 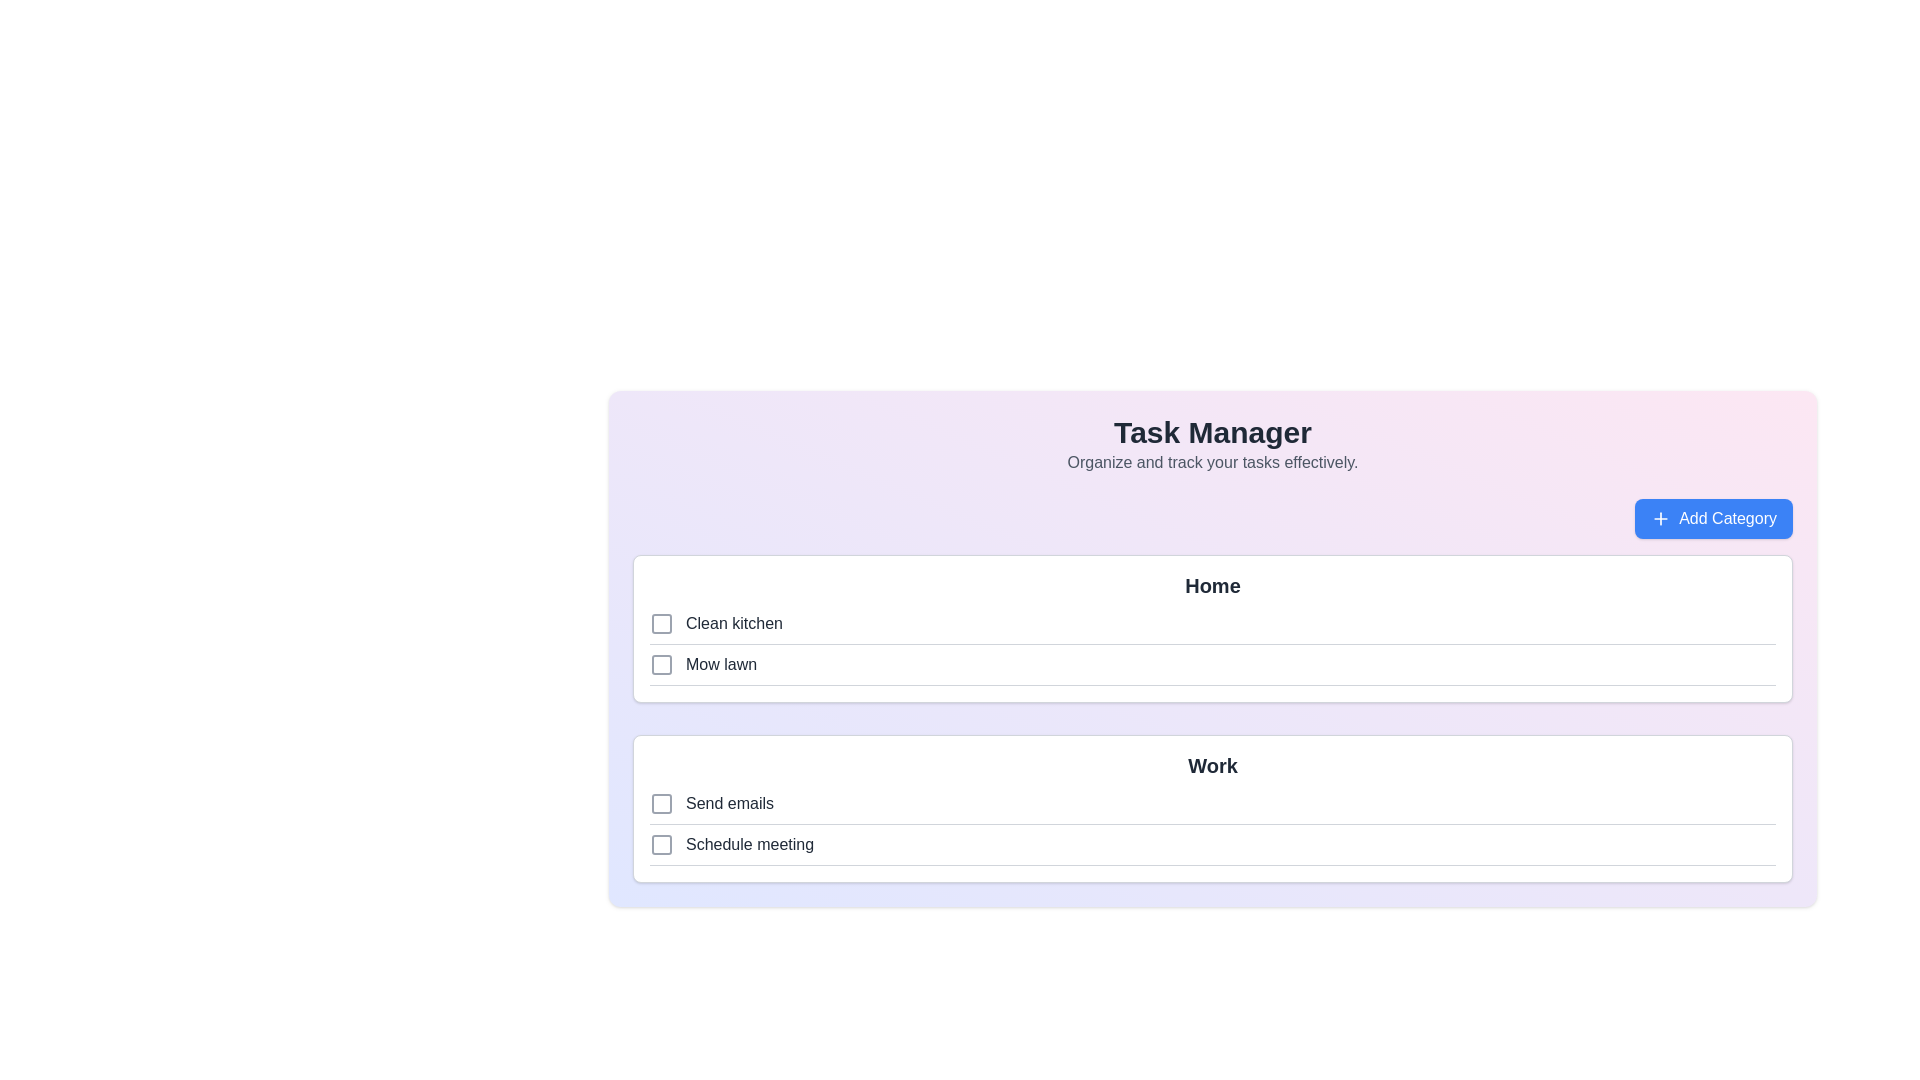 What do you see at coordinates (662, 844) in the screenshot?
I see `the checkbox used to select or deselect the 'Schedule meeting' task located near the left side of the line containing that text in the checklist under the 'Work' section` at bounding box center [662, 844].